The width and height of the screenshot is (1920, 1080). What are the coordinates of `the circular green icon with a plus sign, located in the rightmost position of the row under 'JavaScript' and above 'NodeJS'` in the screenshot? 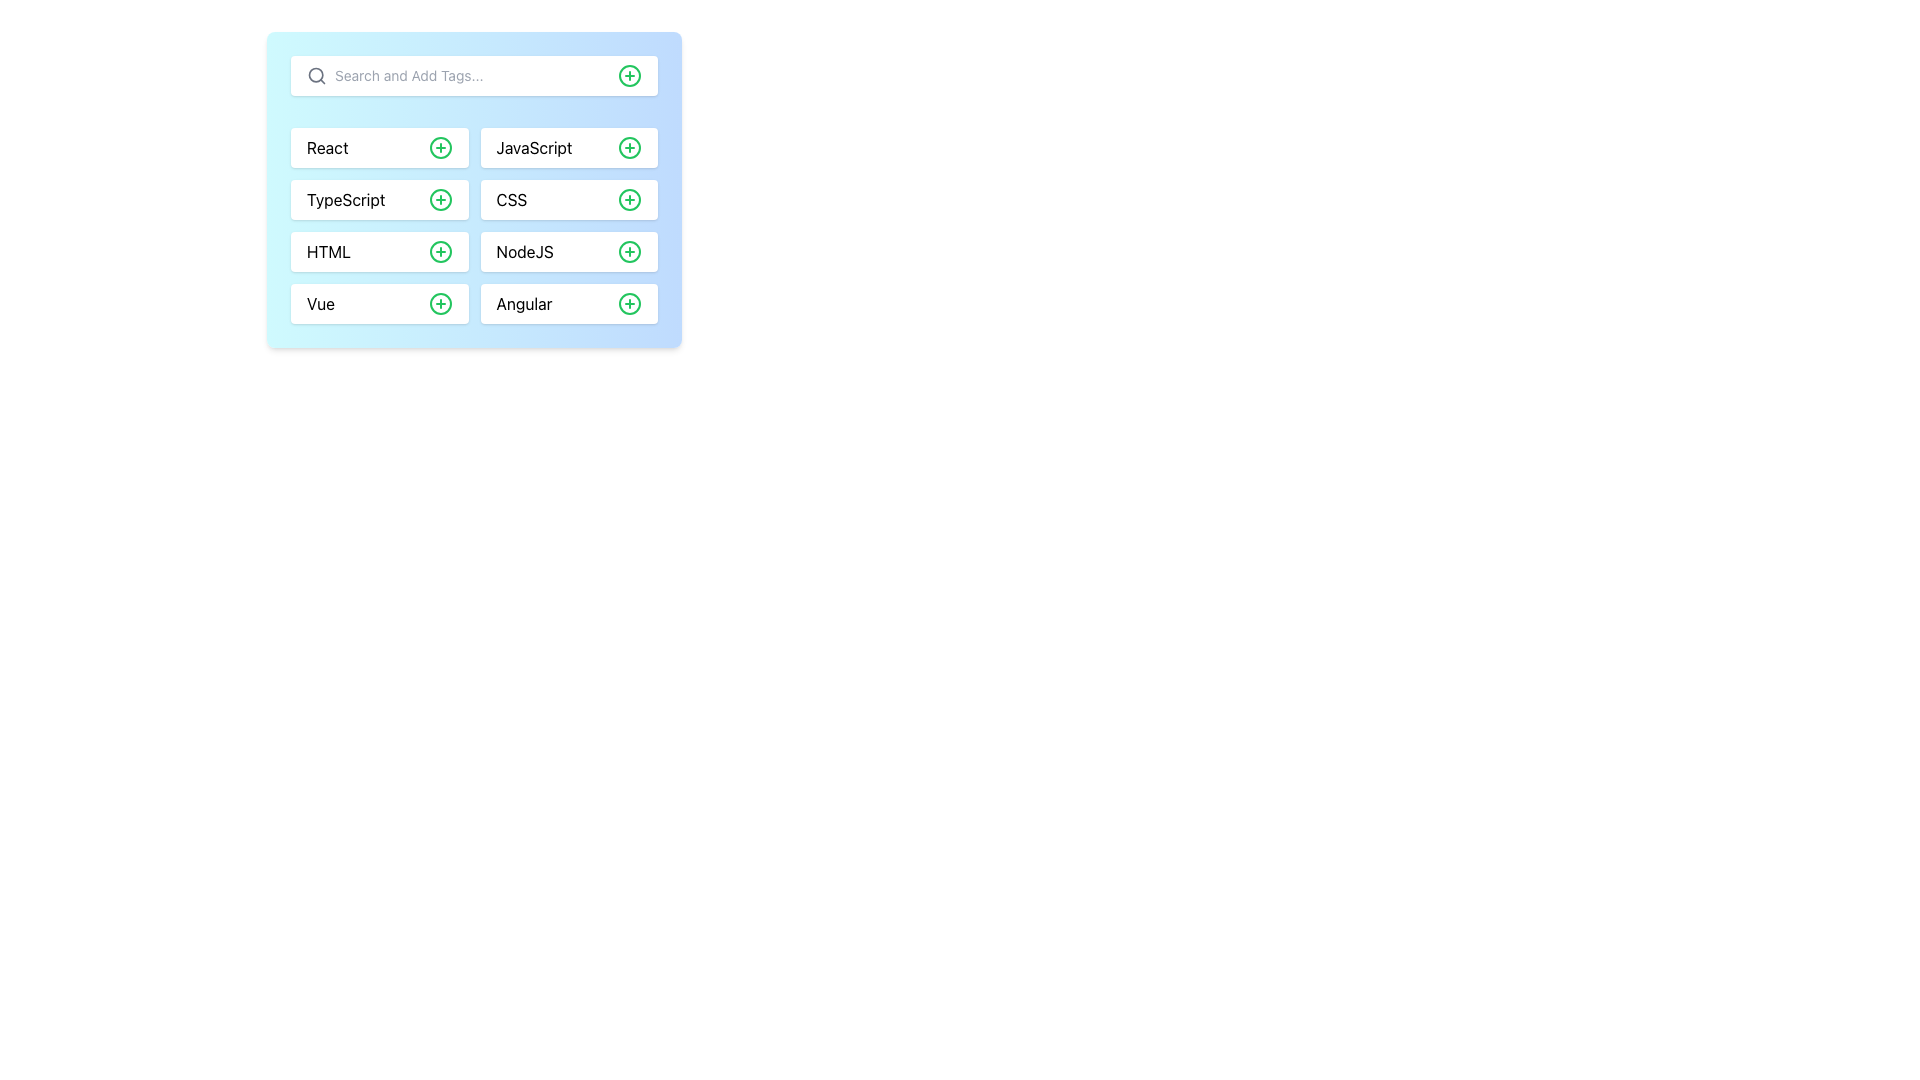 It's located at (628, 200).